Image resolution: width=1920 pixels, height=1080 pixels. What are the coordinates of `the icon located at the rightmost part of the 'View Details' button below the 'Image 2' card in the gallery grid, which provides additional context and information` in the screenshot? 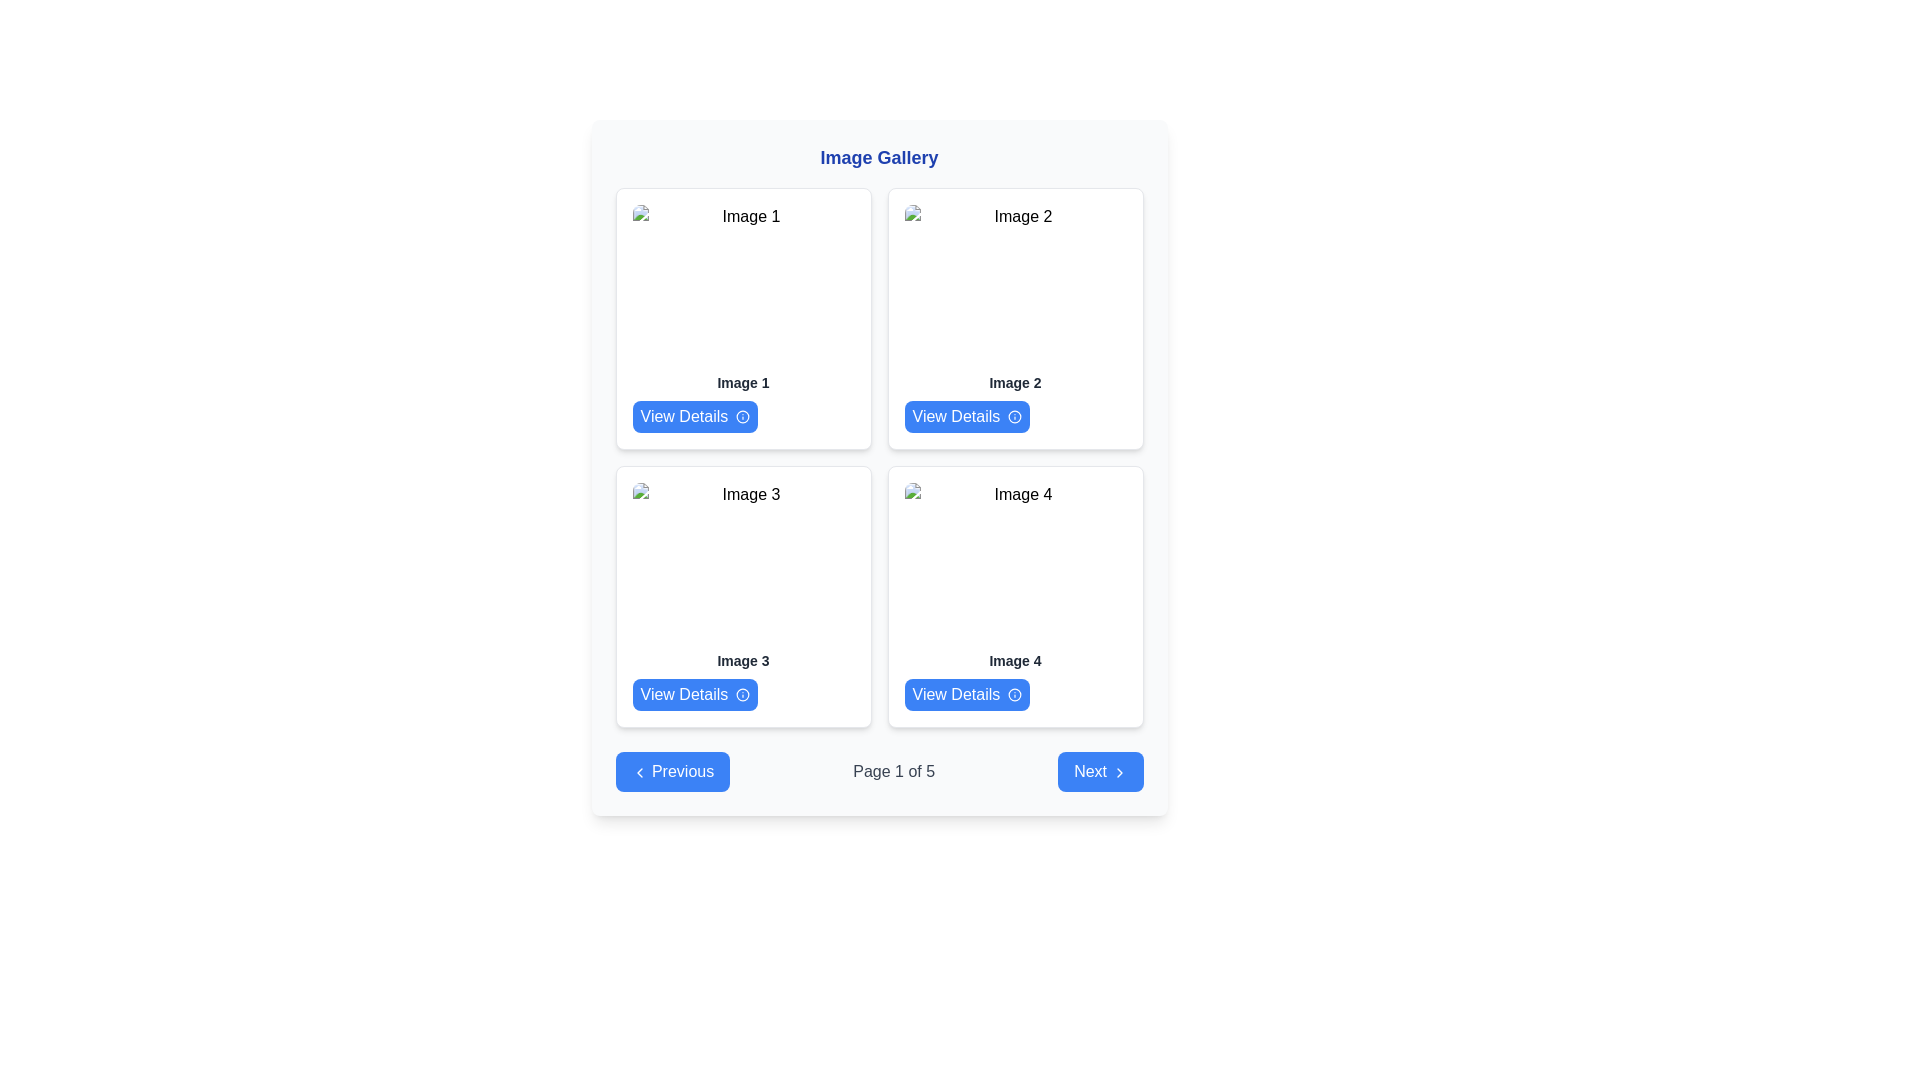 It's located at (1015, 415).